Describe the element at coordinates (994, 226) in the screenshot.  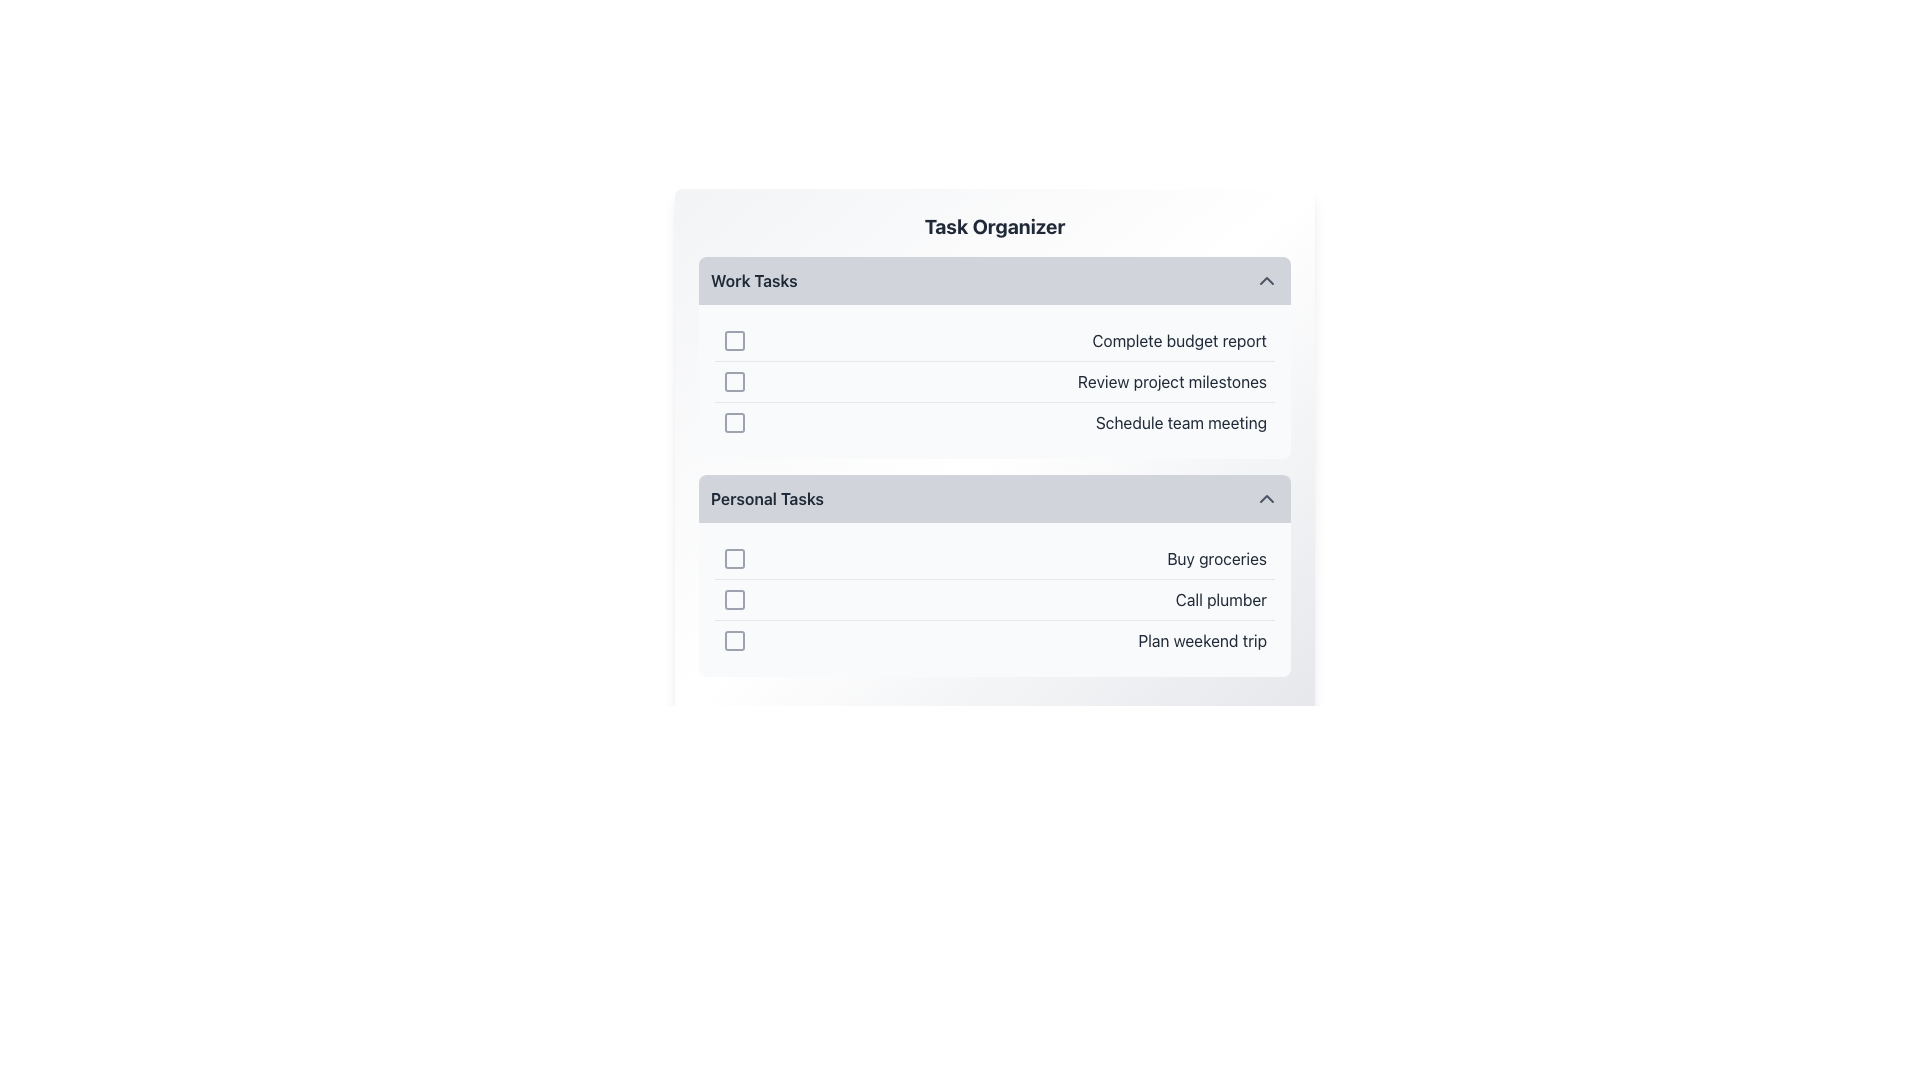
I see `text of the title label that serves as the heading for the tasks section, positioned above the 'Work Tasks' and 'Personal Tasks'` at that location.